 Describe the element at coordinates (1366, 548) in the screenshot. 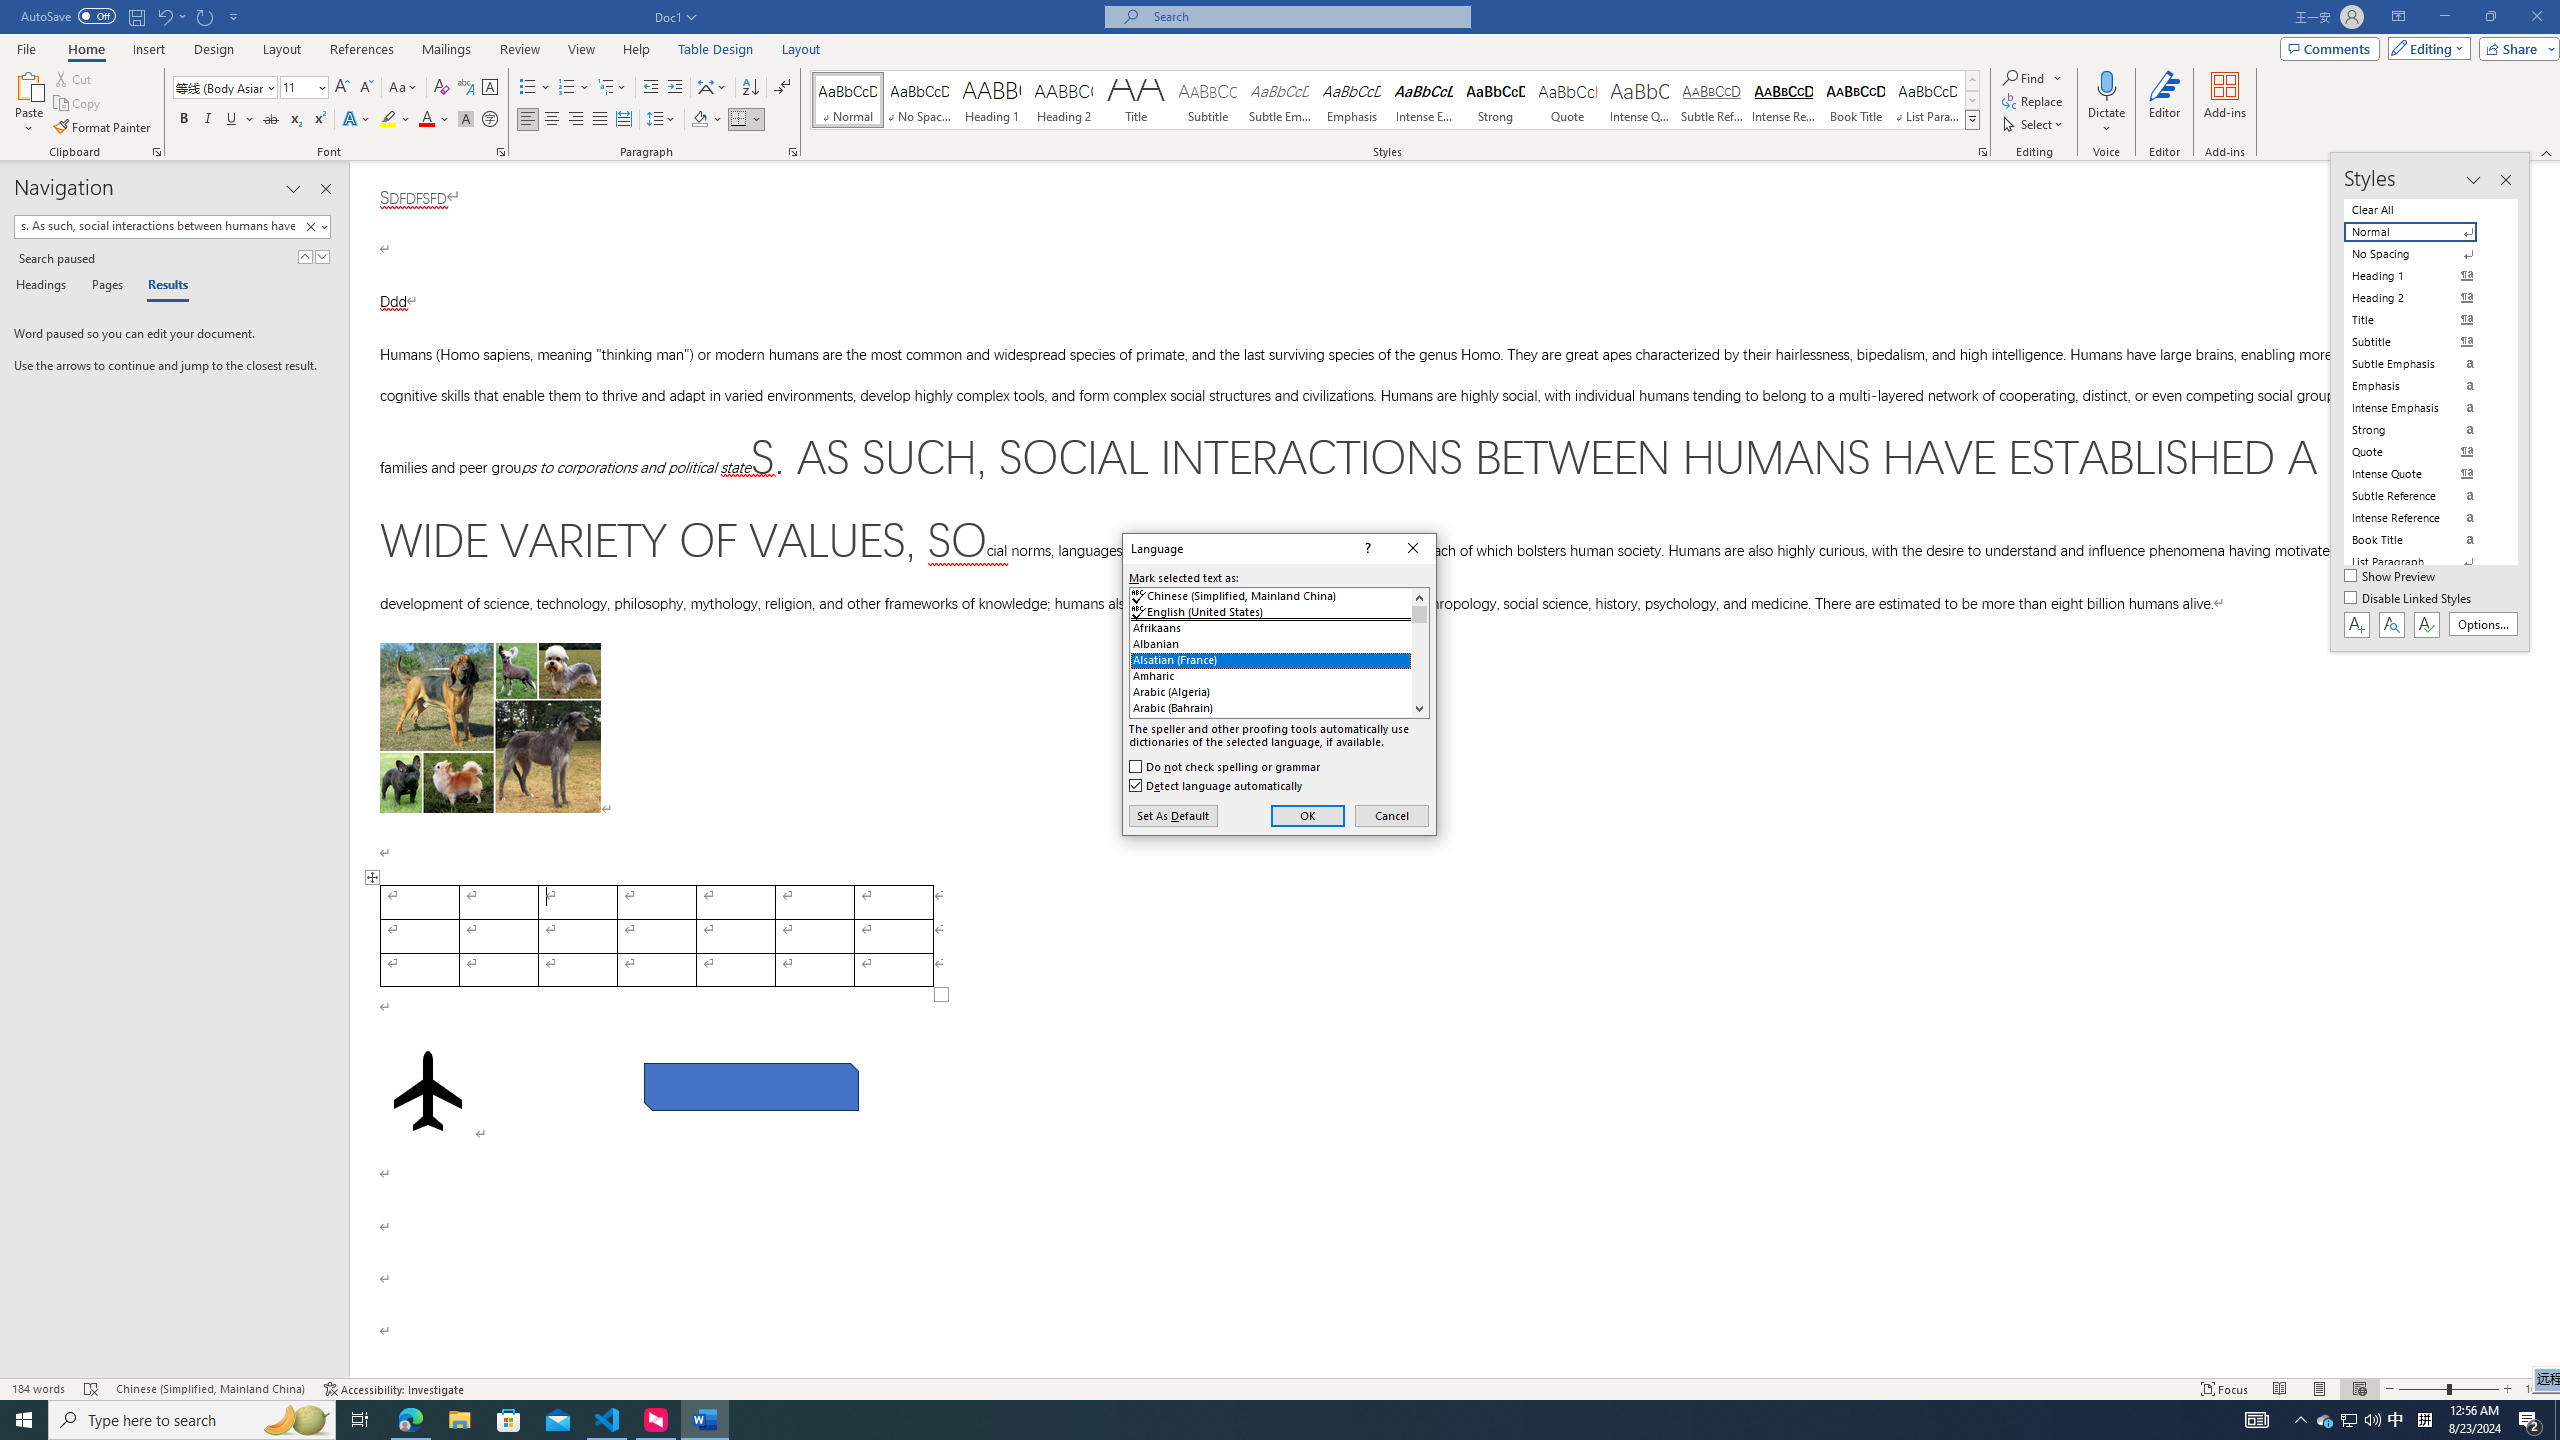

I see `'Context help'` at that location.